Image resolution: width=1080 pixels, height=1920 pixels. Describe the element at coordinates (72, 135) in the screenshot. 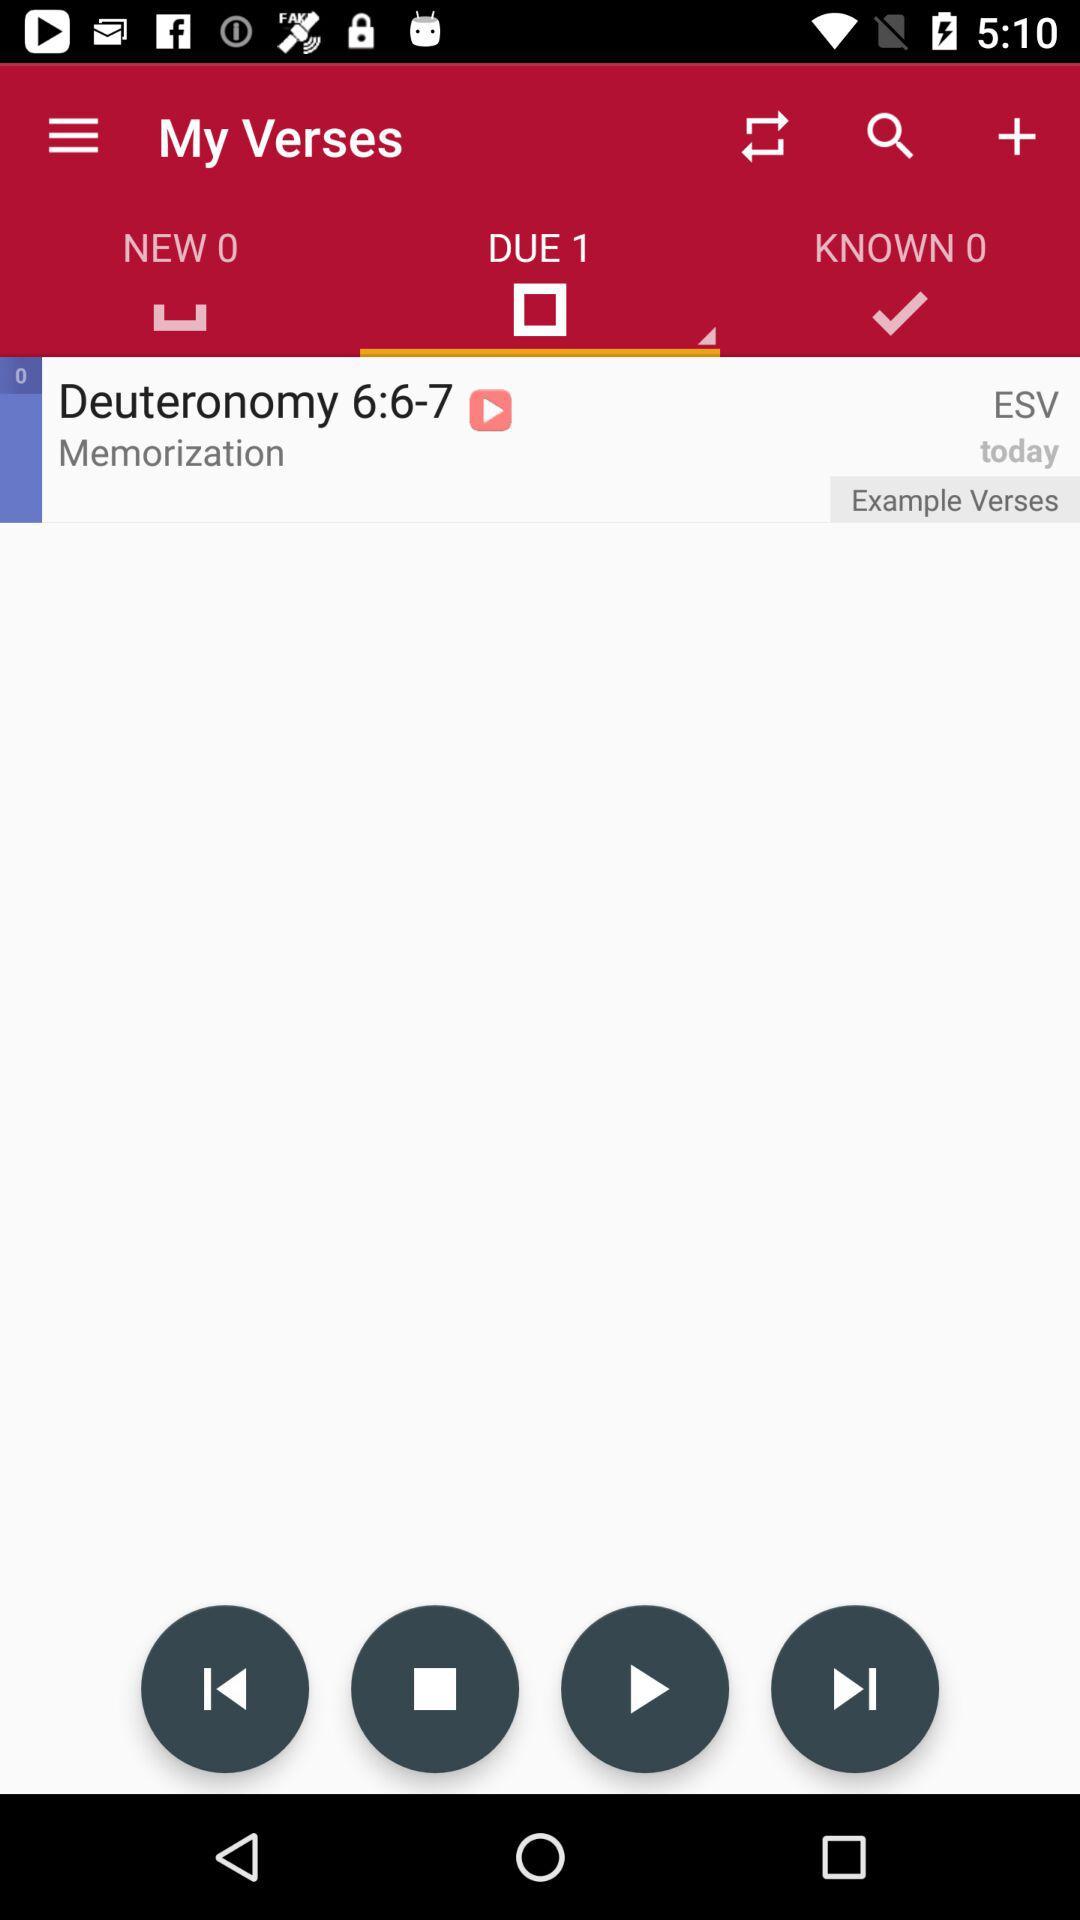

I see `app next to my verses app` at that location.